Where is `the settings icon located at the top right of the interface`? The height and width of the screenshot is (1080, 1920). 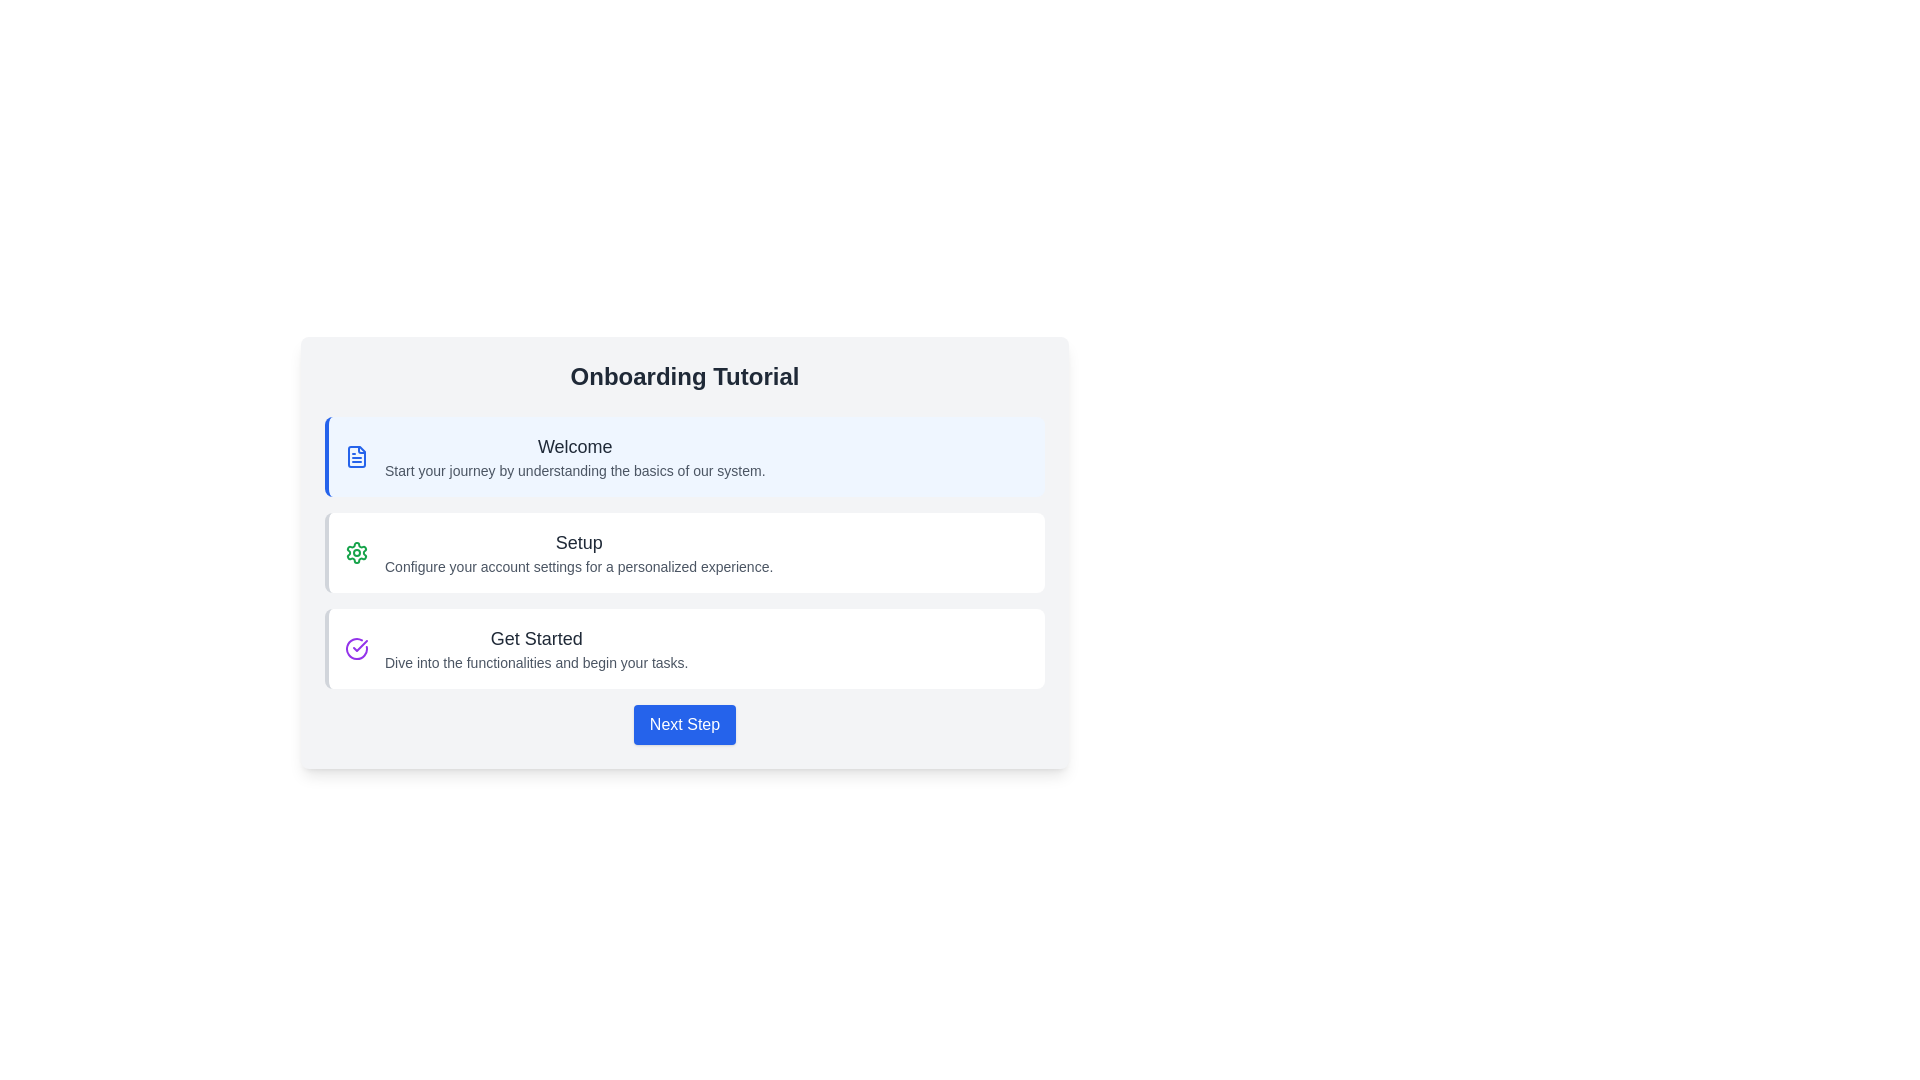
the settings icon located at the top right of the interface is located at coordinates (356, 552).